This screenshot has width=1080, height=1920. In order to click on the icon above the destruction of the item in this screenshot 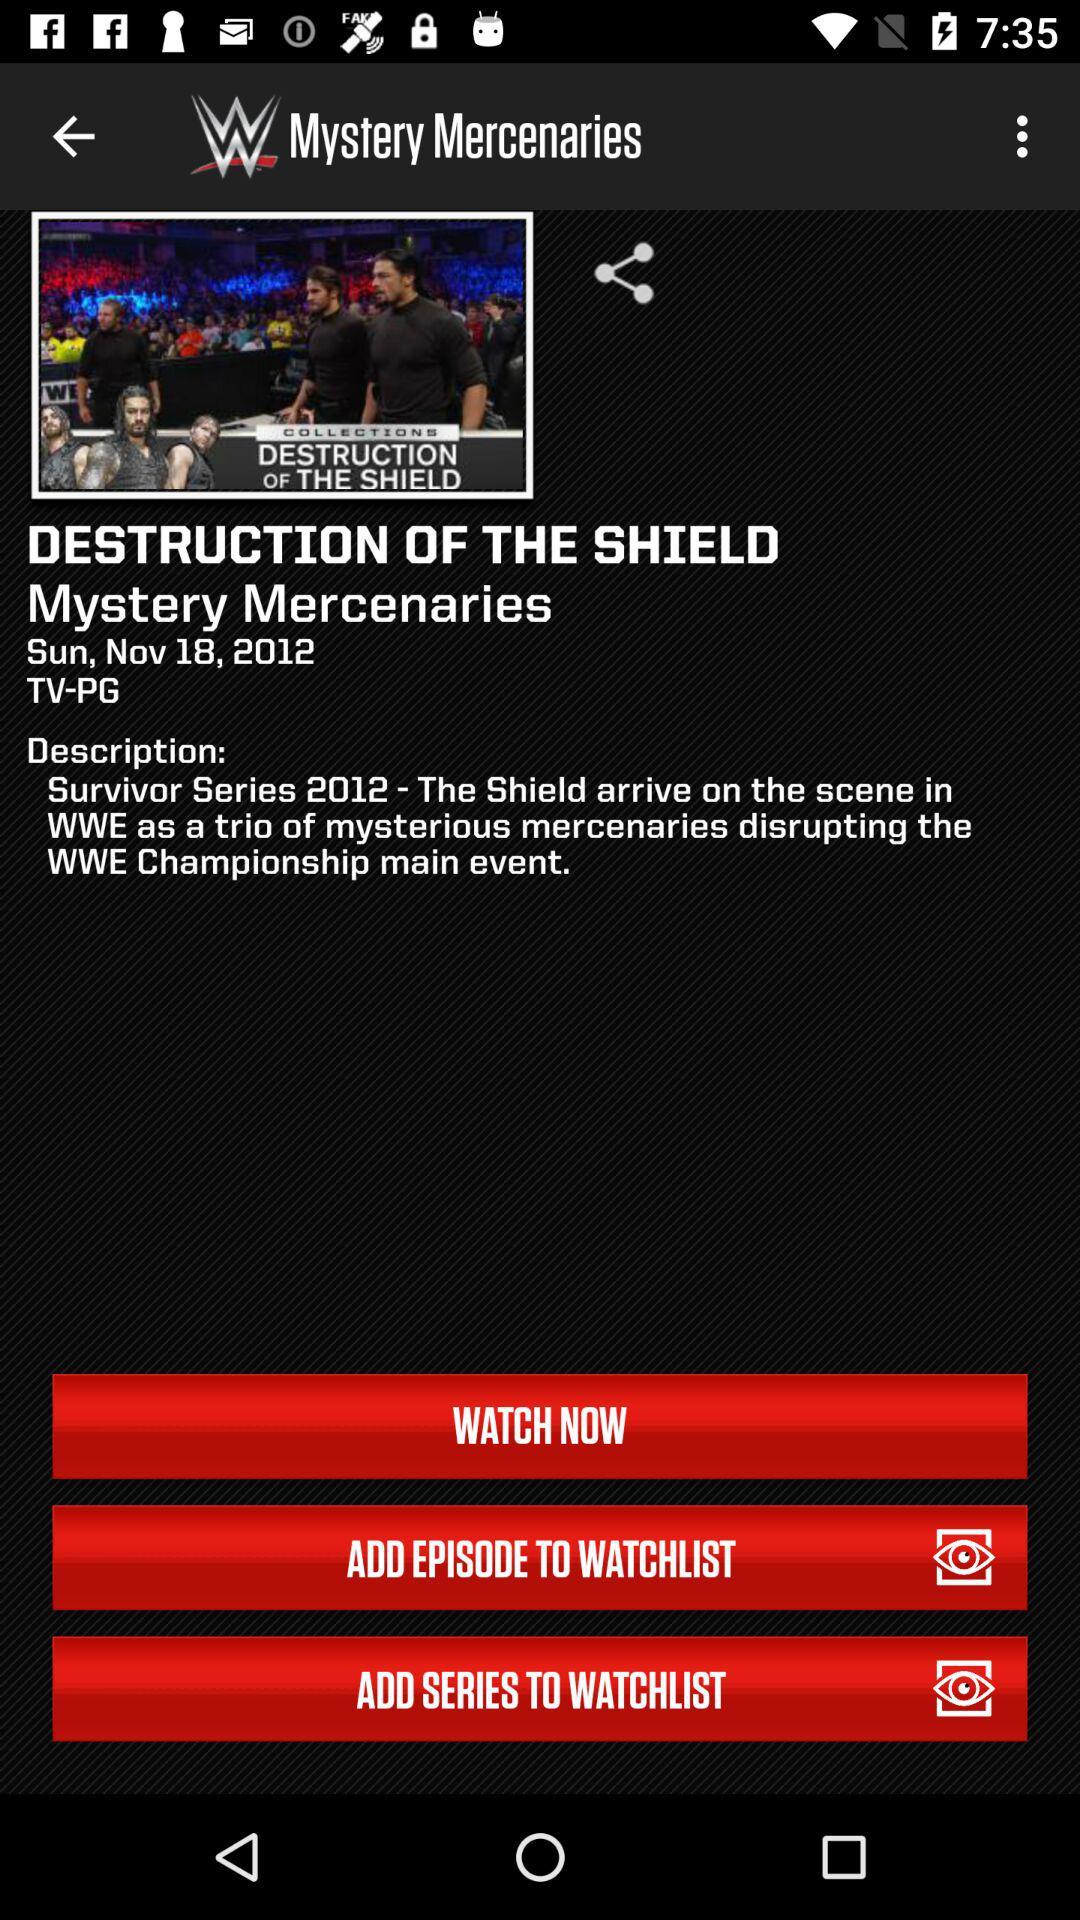, I will do `click(623, 272)`.